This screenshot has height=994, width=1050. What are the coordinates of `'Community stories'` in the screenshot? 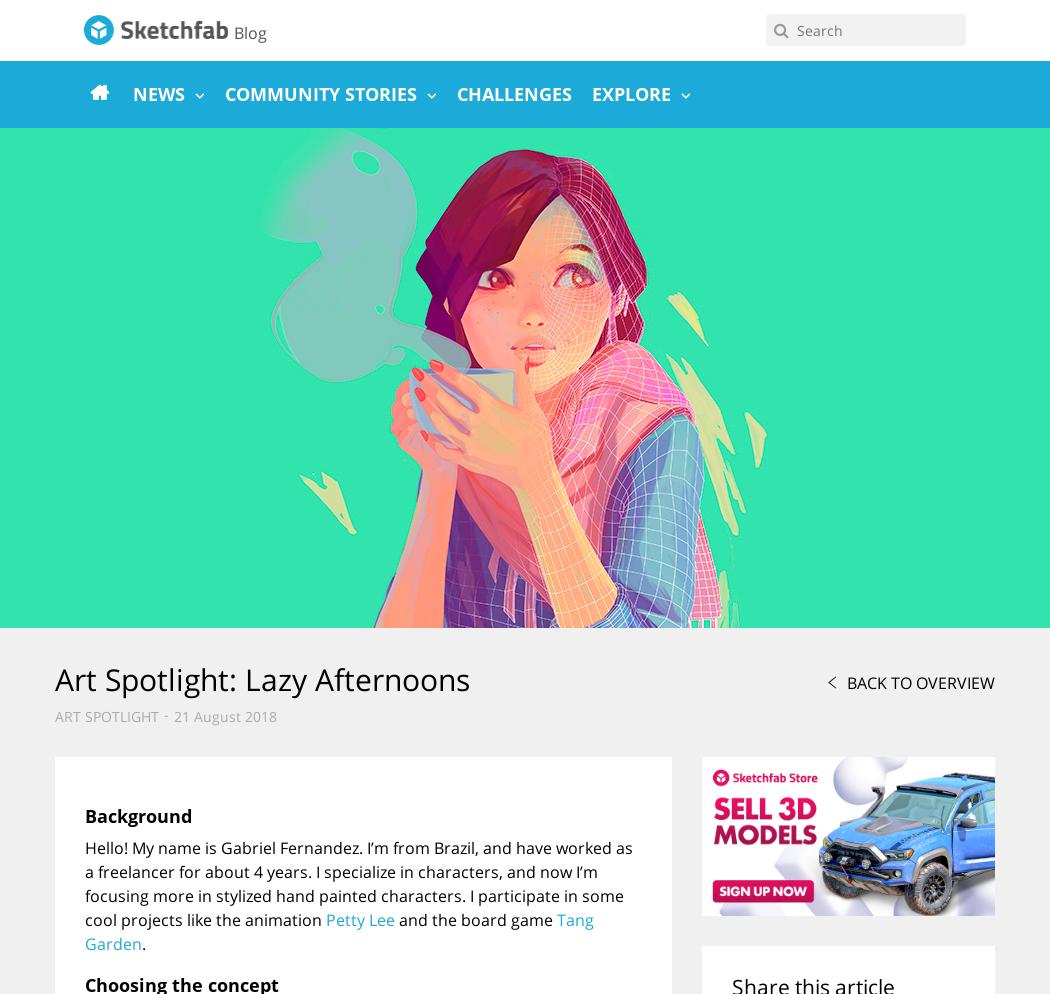 It's located at (320, 94).